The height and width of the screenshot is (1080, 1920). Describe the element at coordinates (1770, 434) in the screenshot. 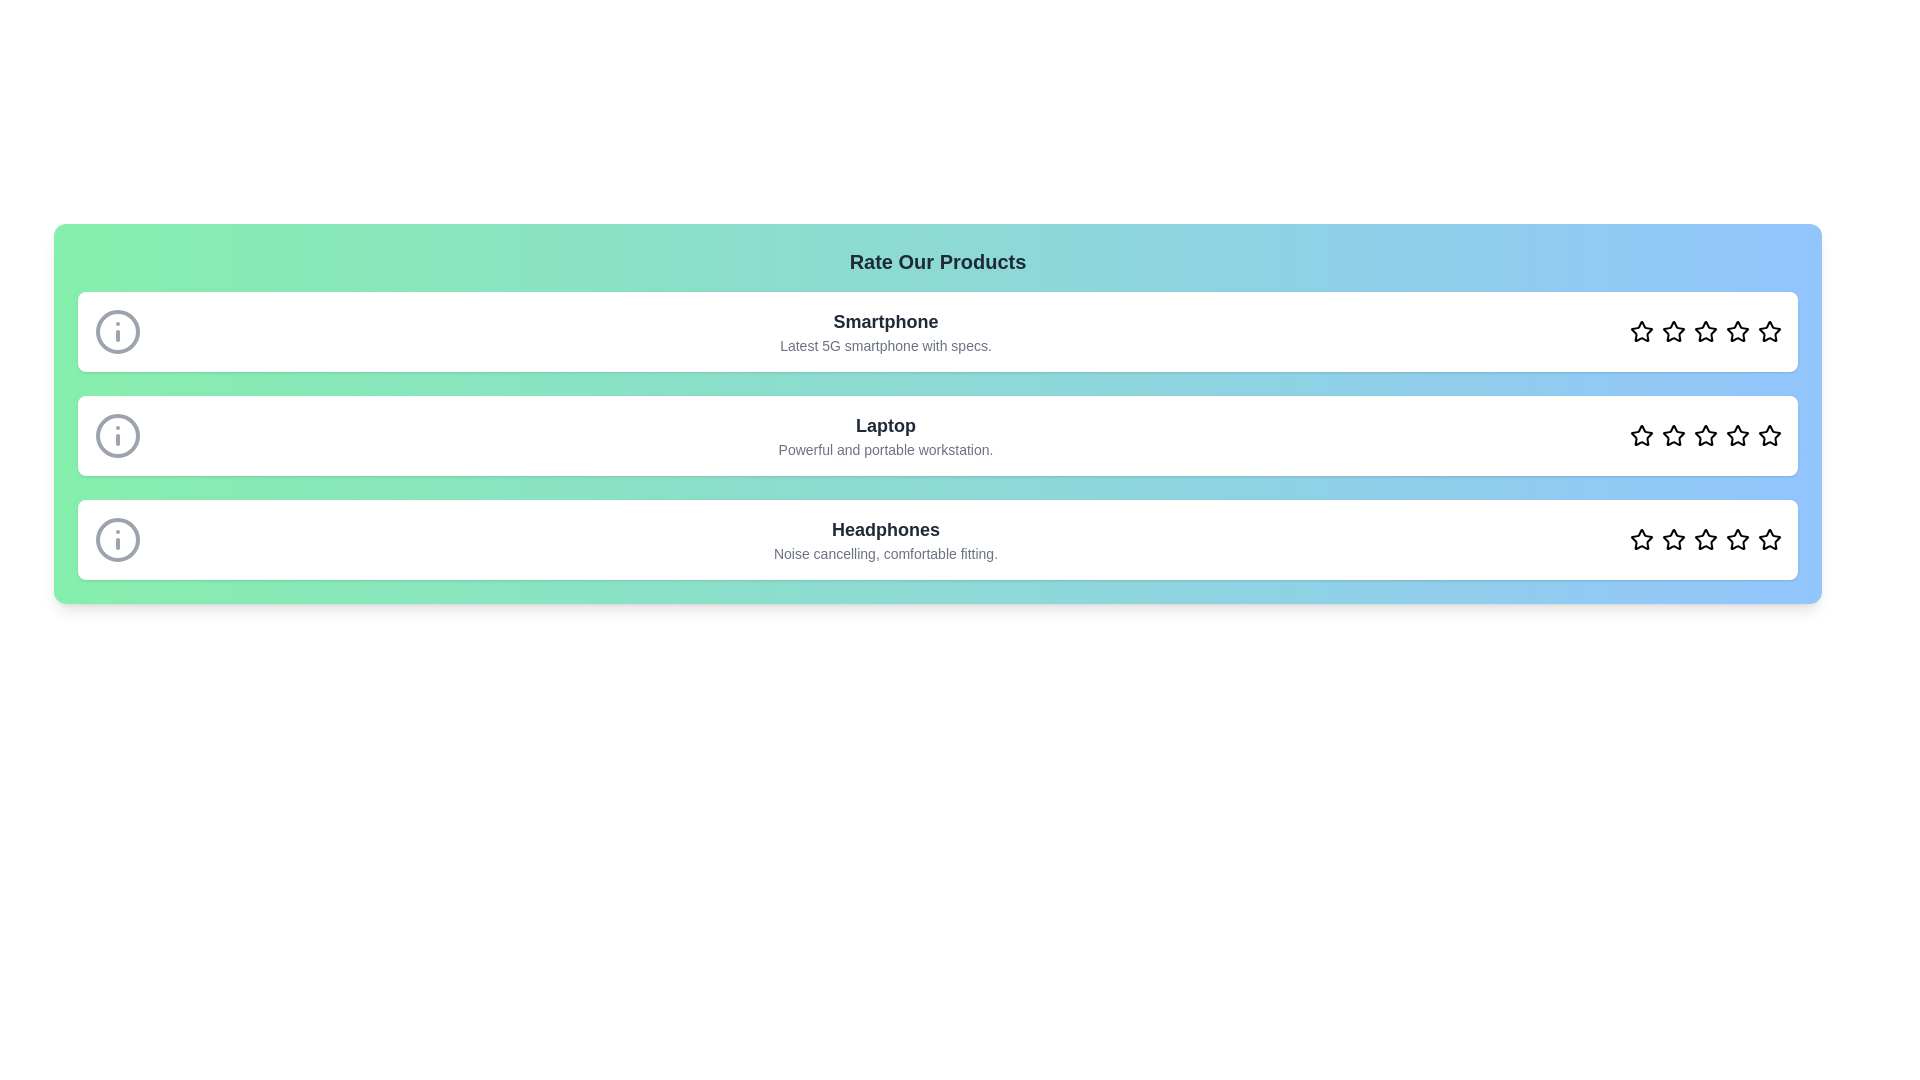

I see `the fifth star icon in the rating component for the 'Laptop' product` at that location.